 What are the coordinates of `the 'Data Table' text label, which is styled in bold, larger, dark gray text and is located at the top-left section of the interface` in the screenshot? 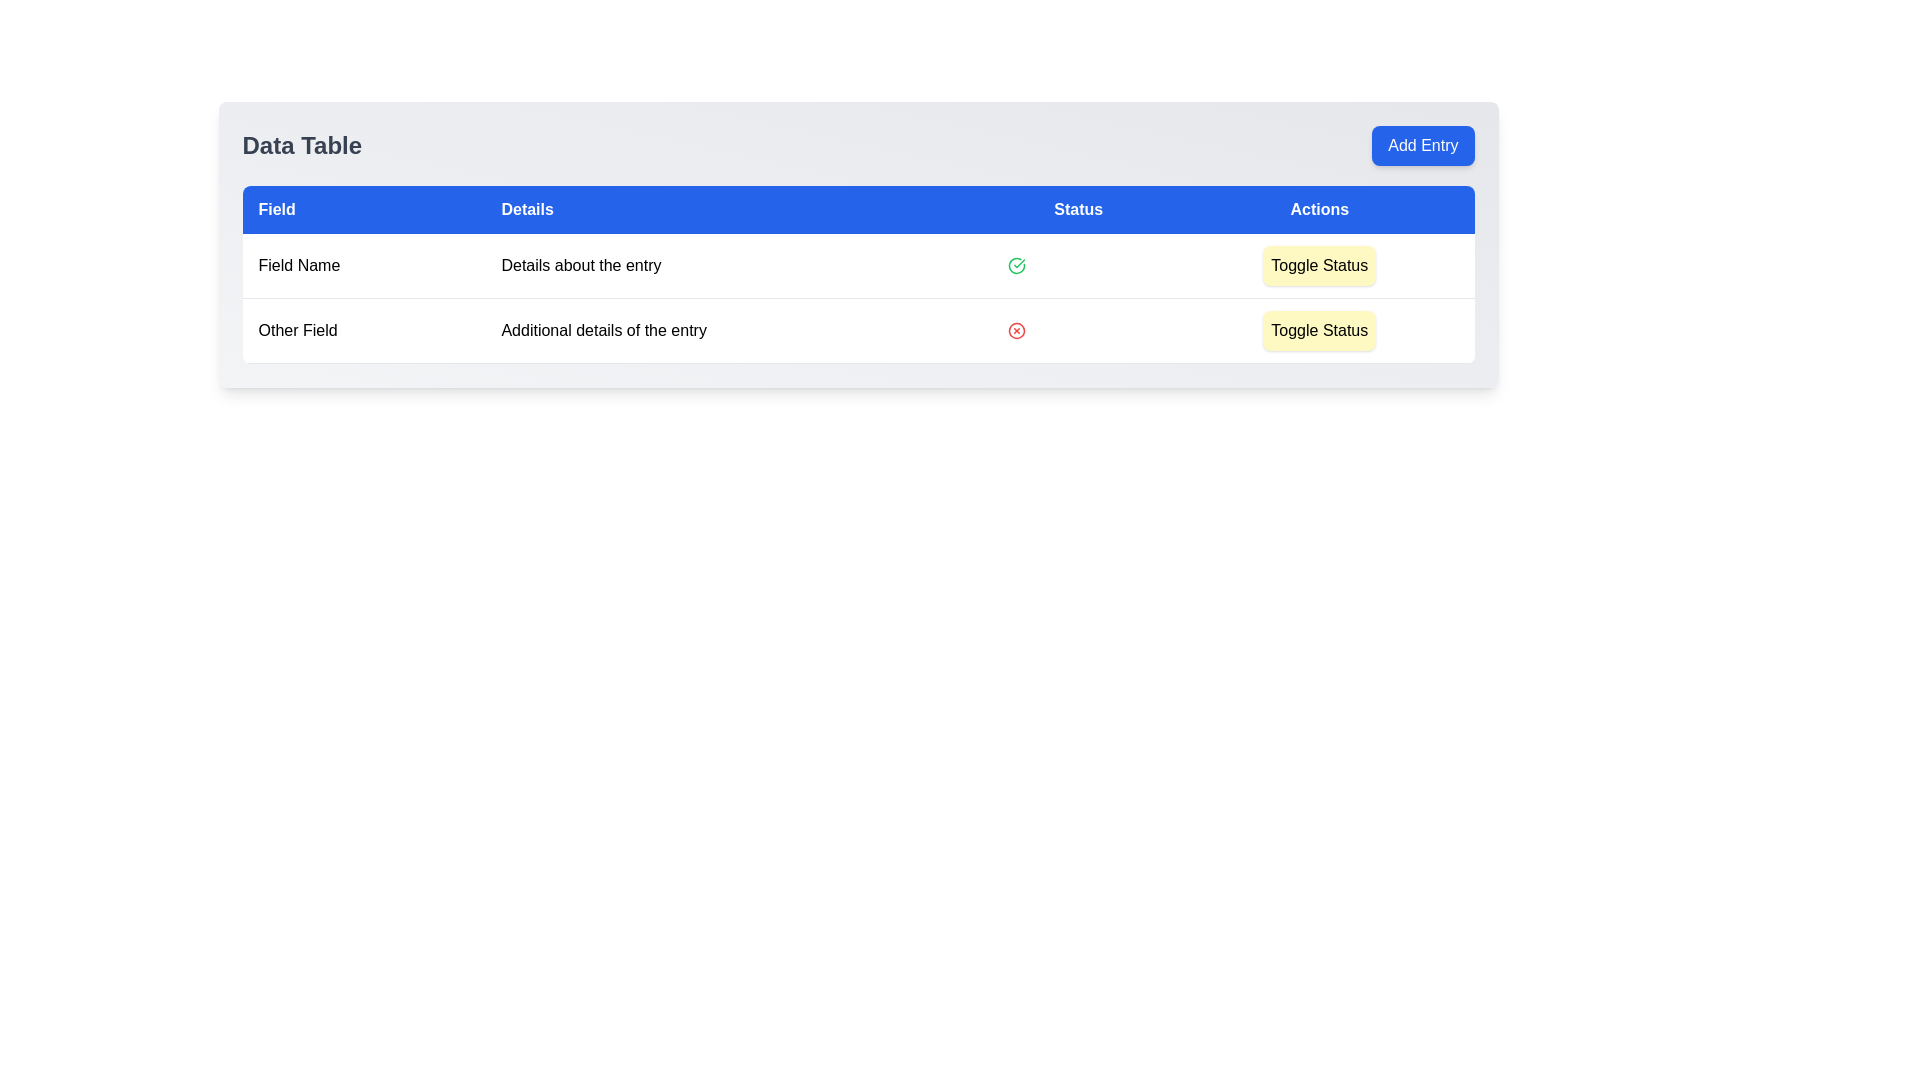 It's located at (301, 145).